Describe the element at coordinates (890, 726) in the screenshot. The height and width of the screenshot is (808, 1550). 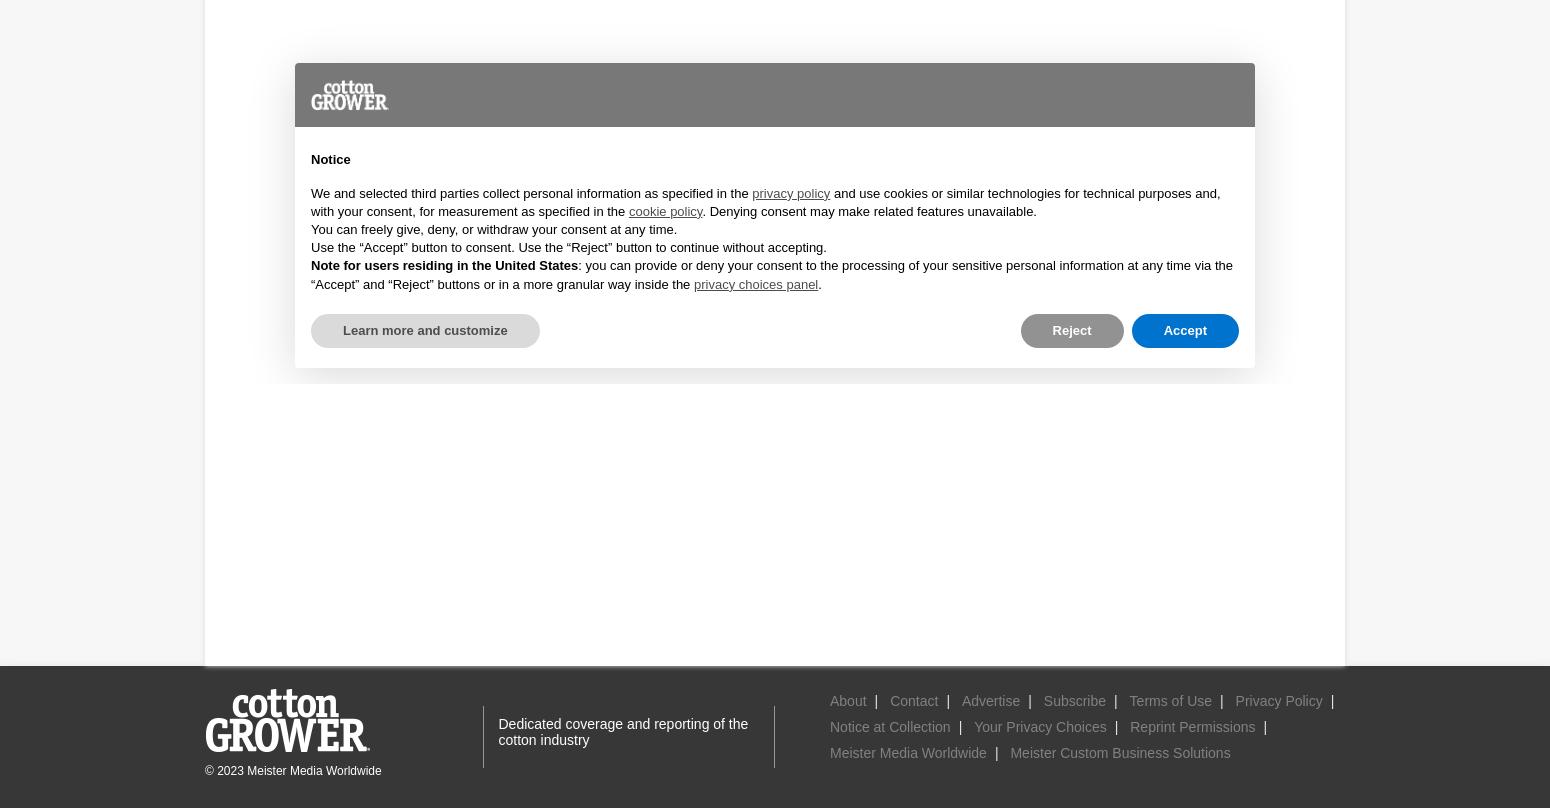
I see `'Notice at Collection'` at that location.